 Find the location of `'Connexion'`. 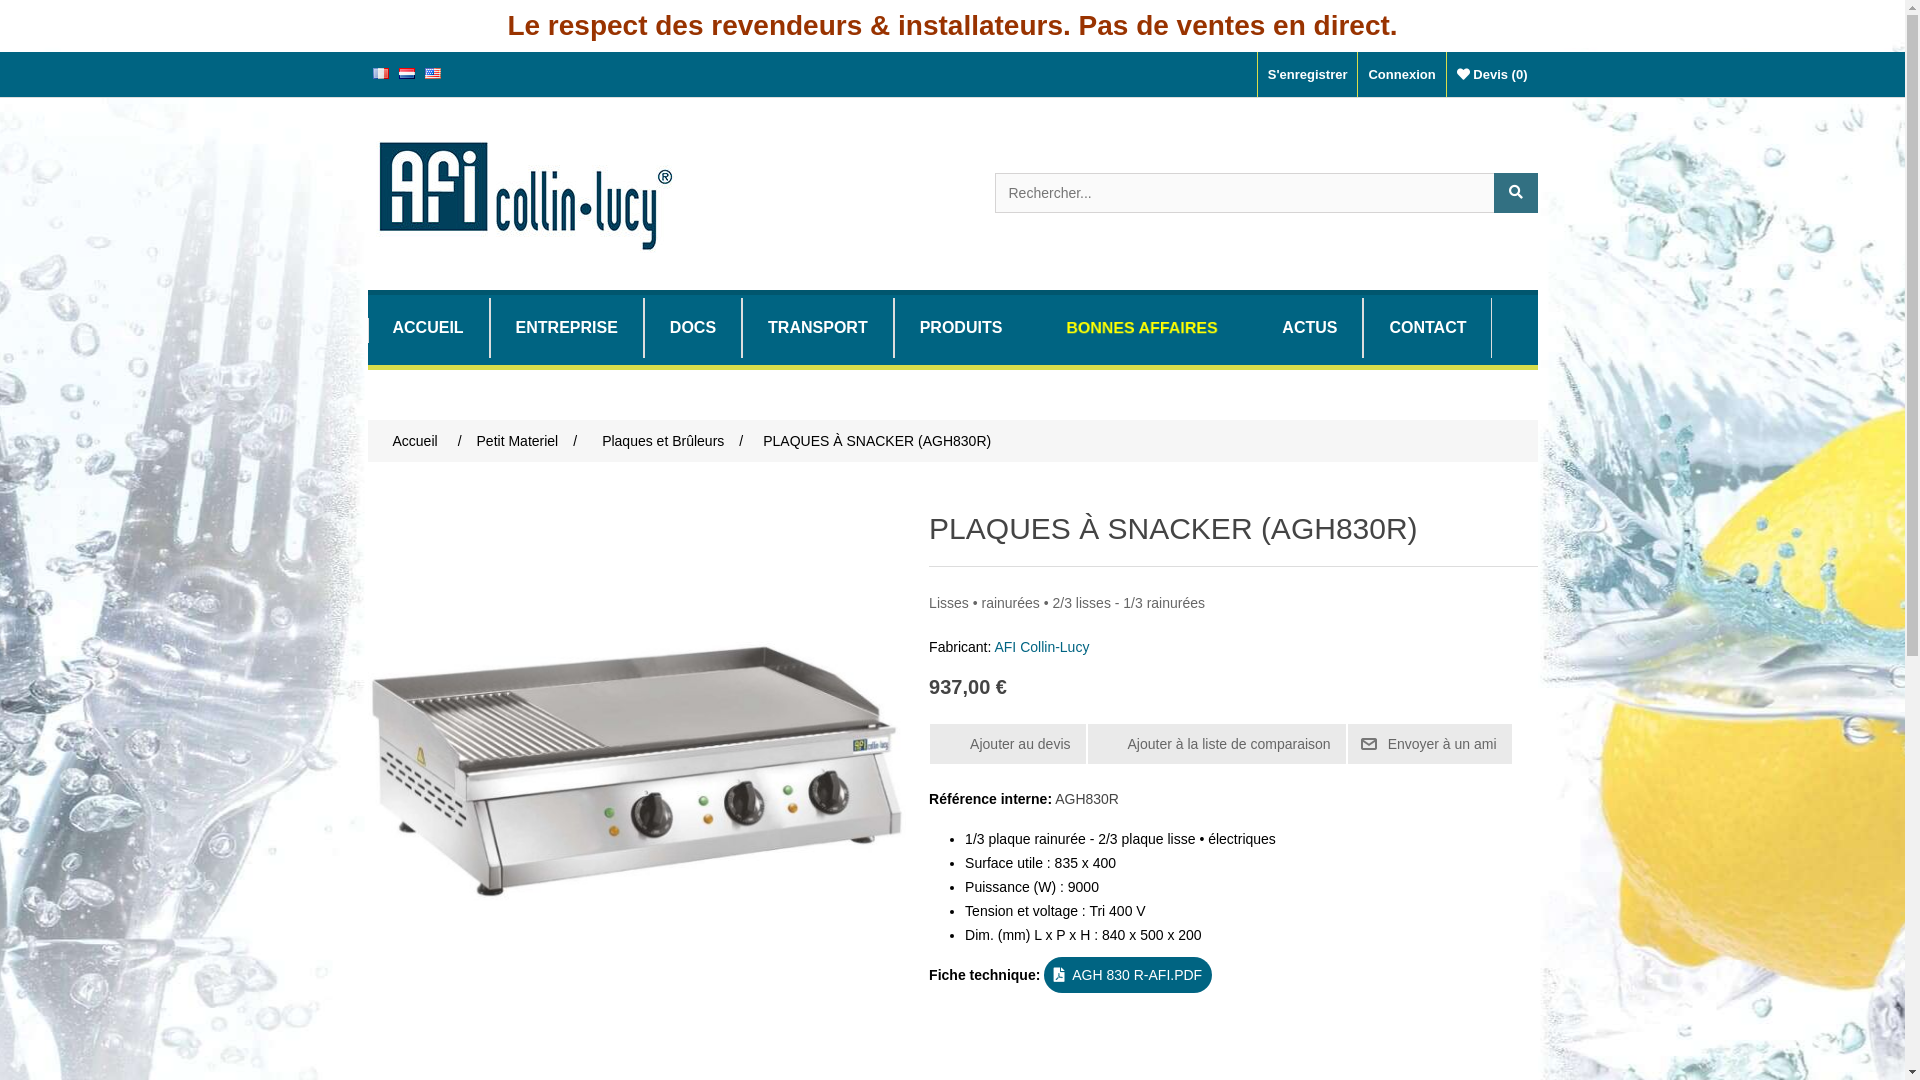

'Connexion' is located at coordinates (1400, 73).